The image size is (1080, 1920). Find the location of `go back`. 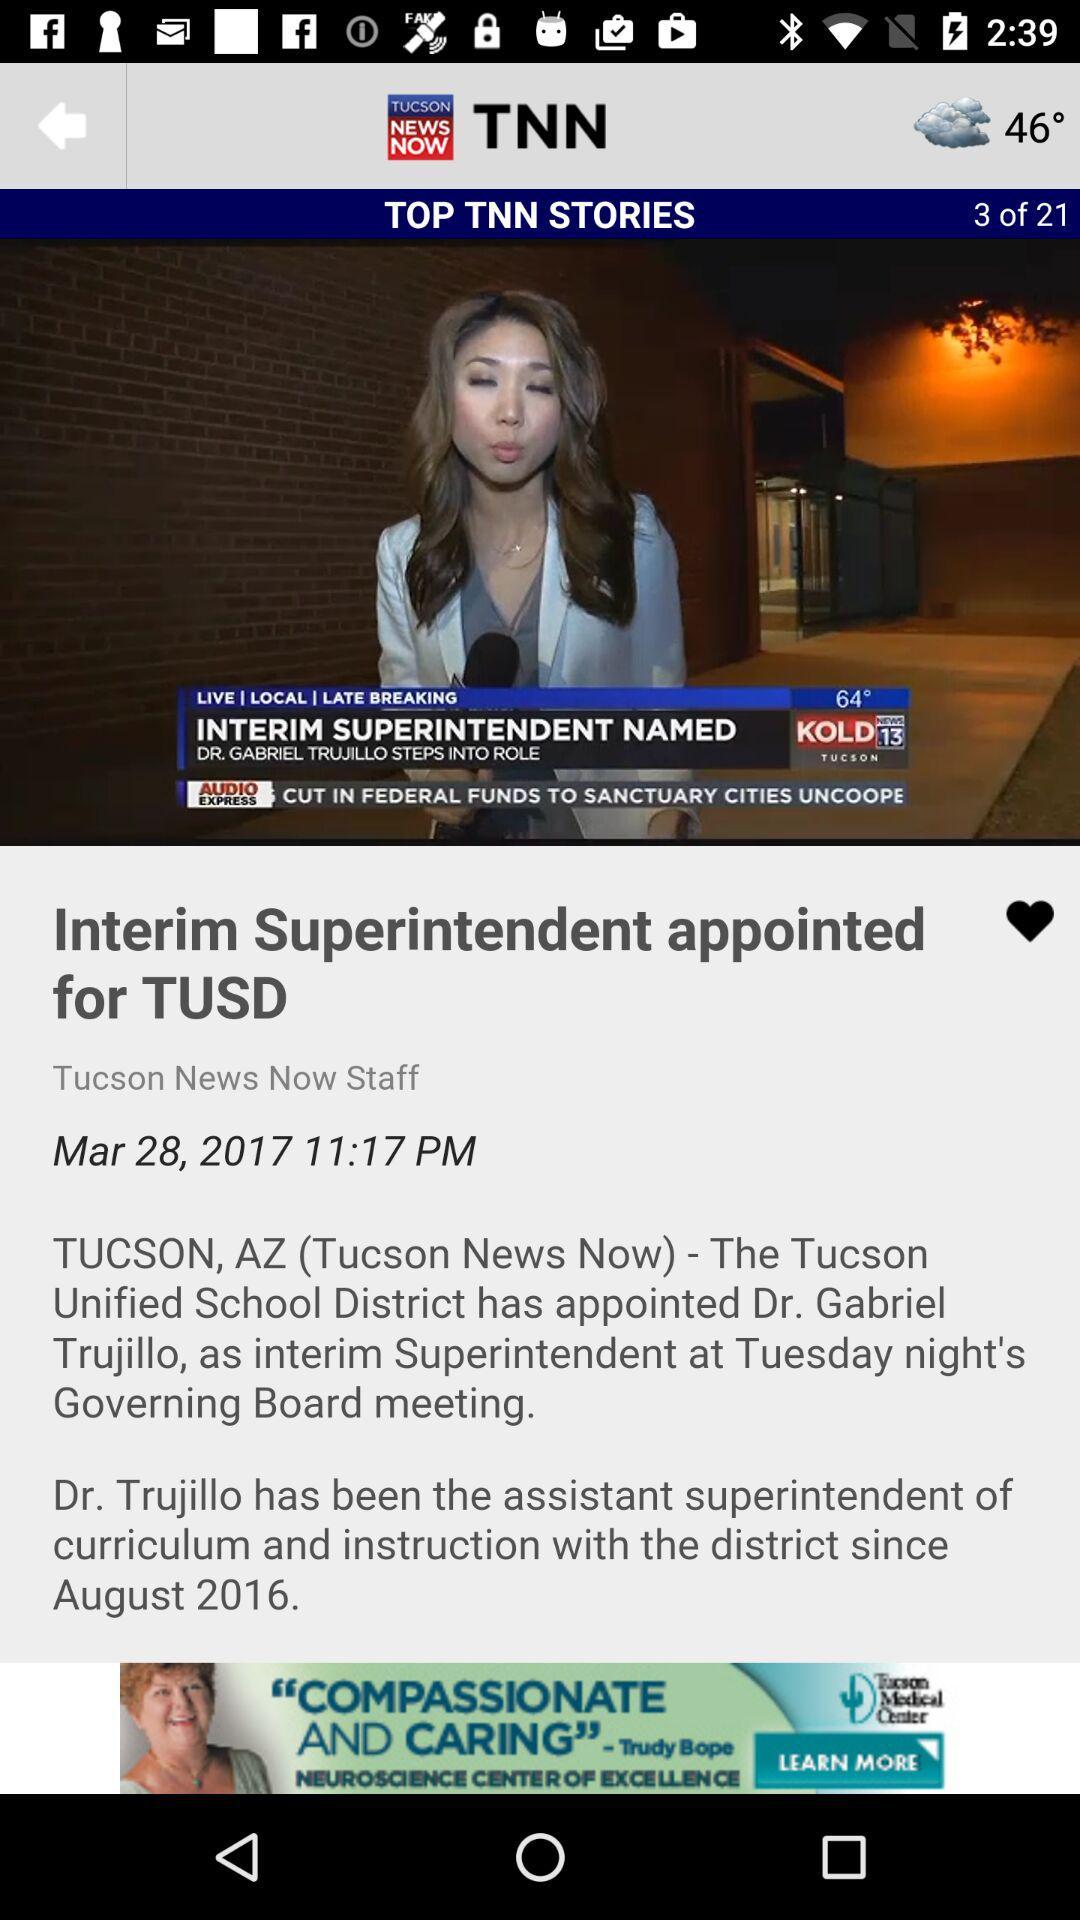

go back is located at coordinates (61, 124).